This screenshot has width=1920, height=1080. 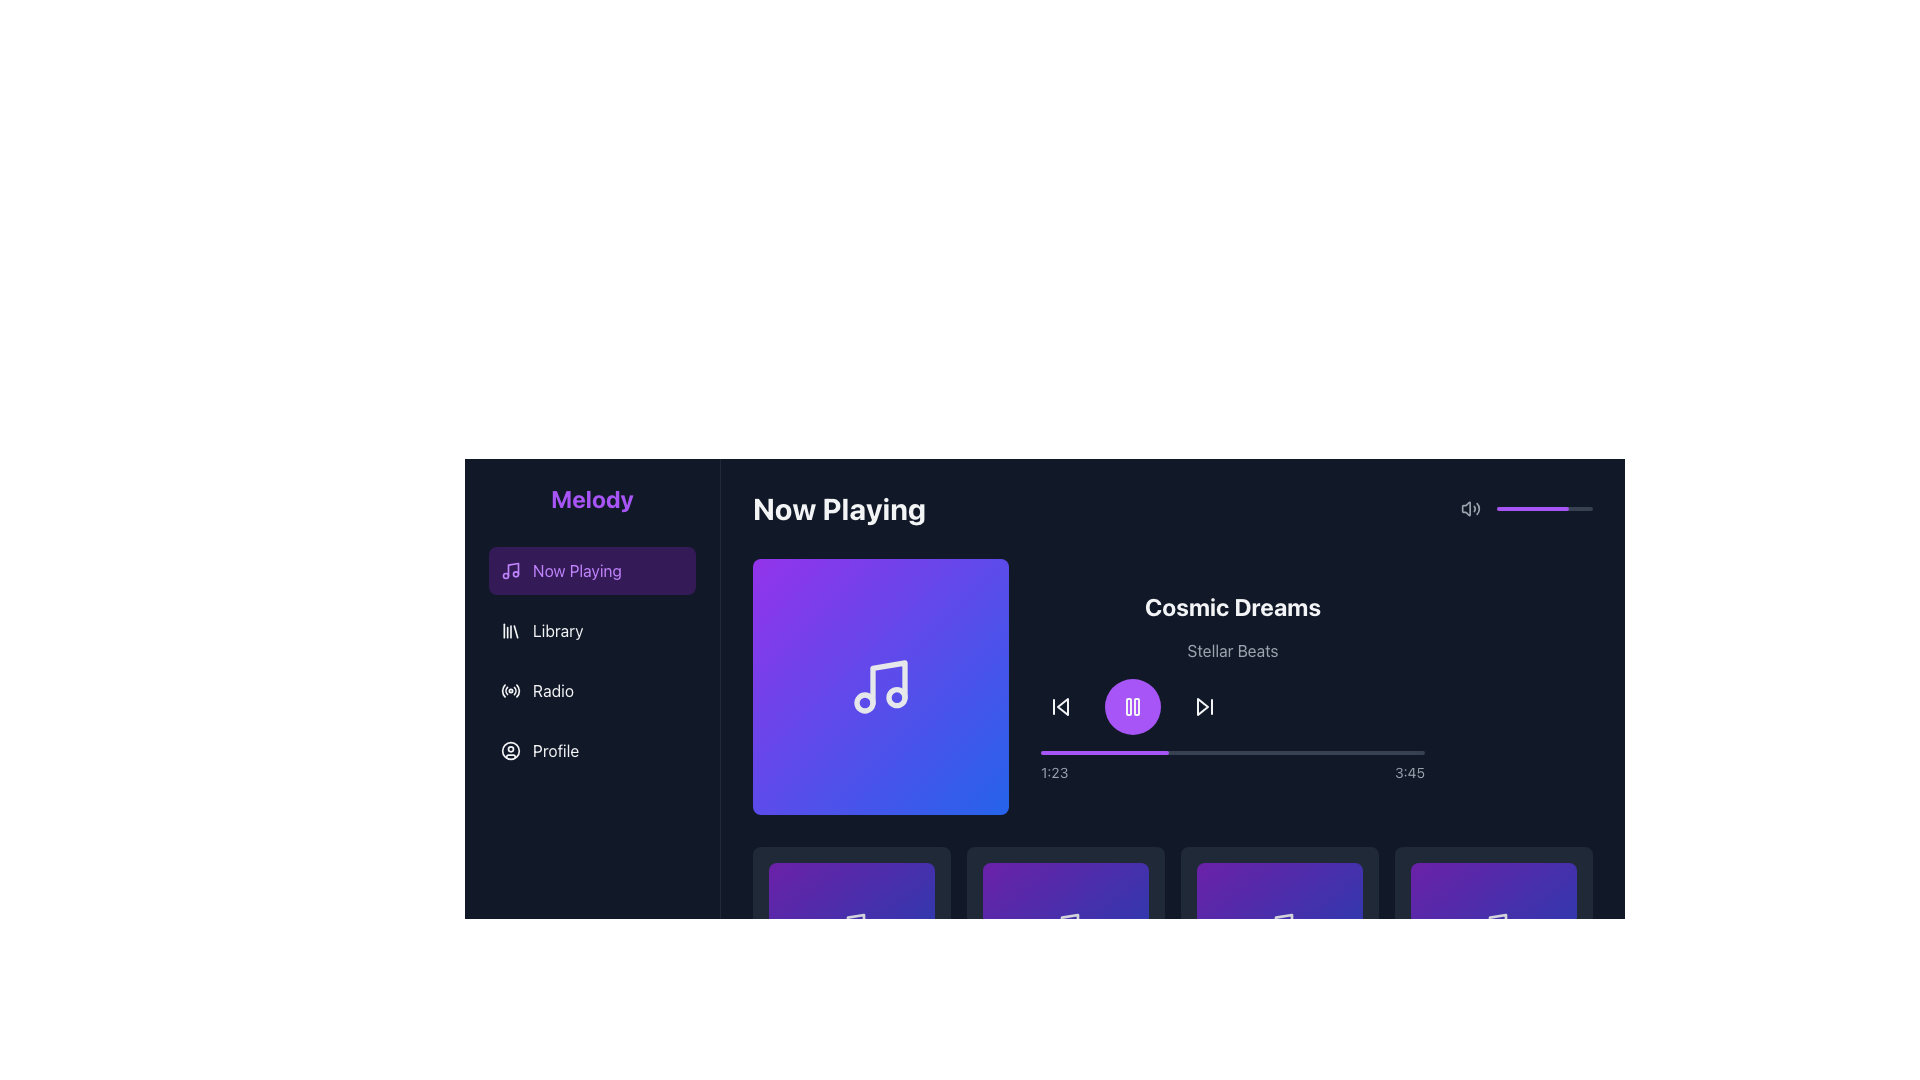 What do you see at coordinates (1503, 508) in the screenshot?
I see `the slider` at bounding box center [1503, 508].